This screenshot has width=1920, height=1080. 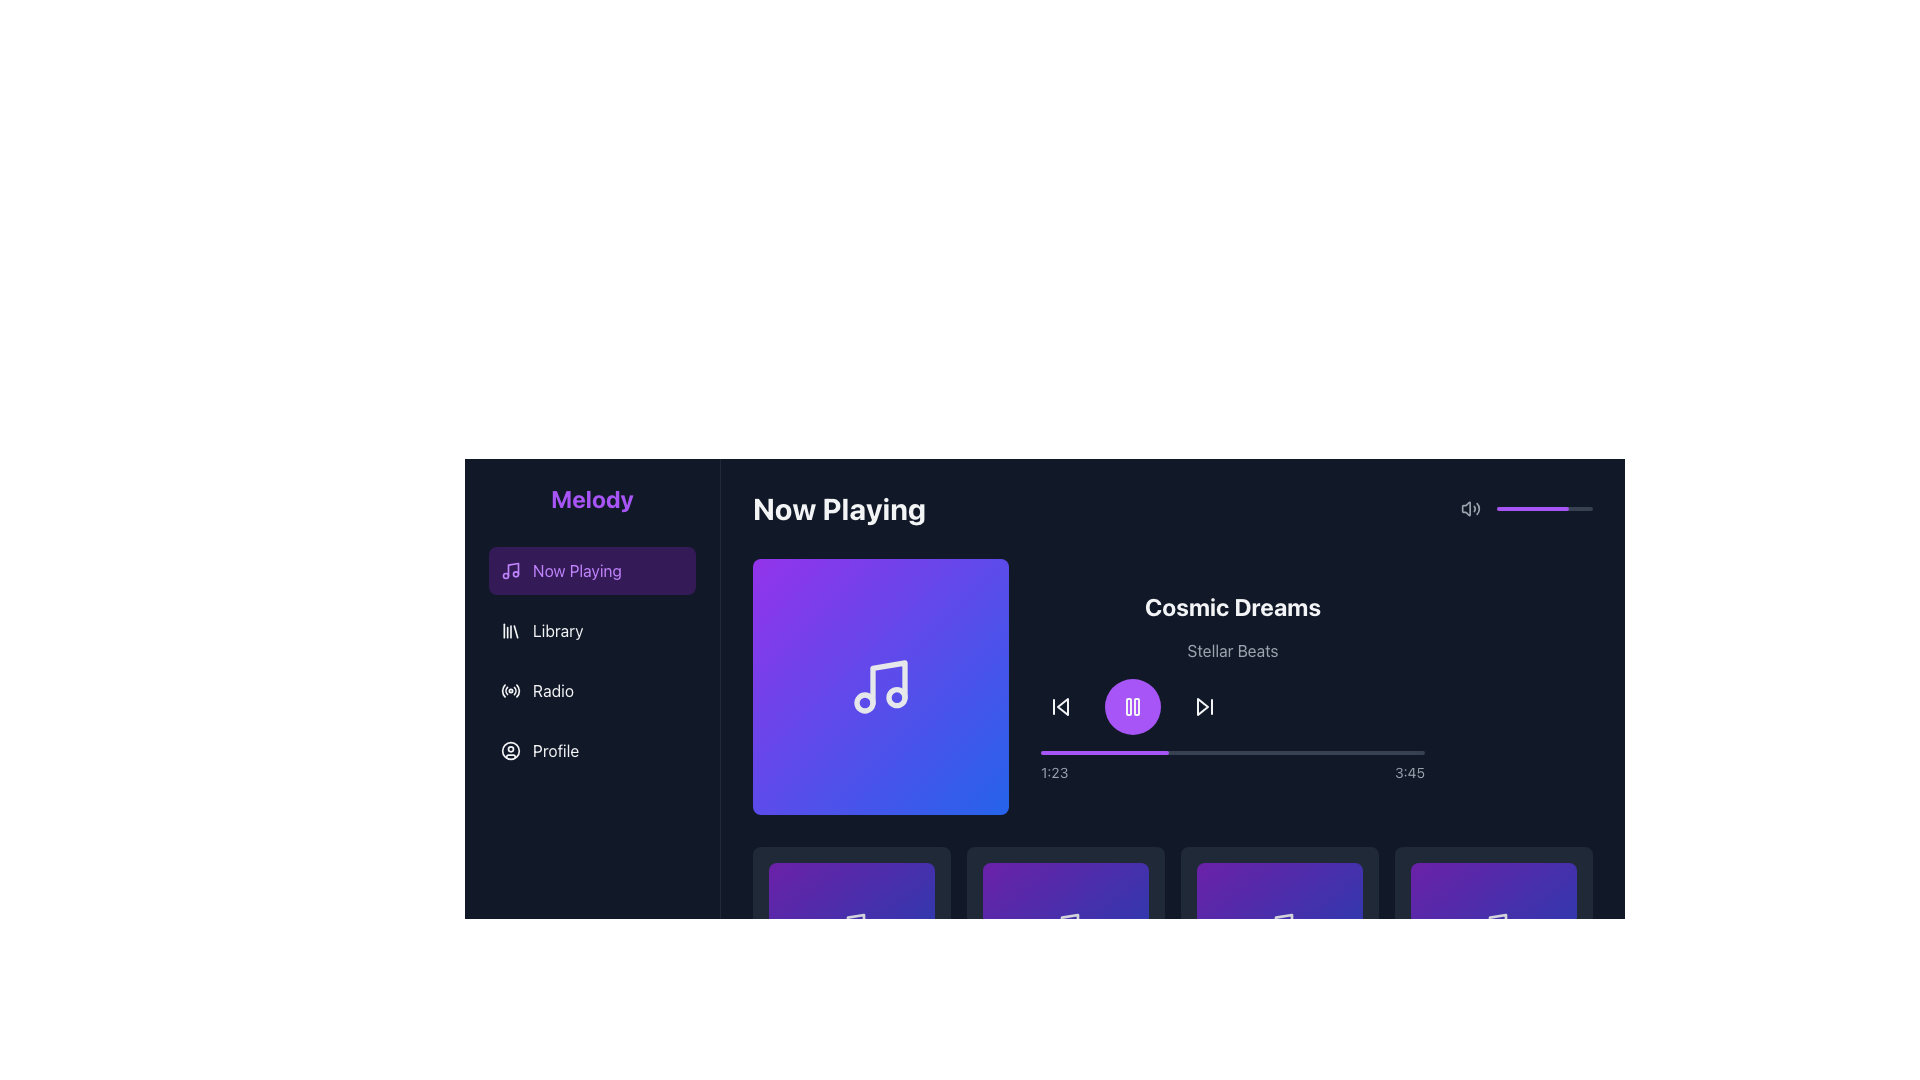 What do you see at coordinates (1503, 508) in the screenshot?
I see `the slider` at bounding box center [1503, 508].